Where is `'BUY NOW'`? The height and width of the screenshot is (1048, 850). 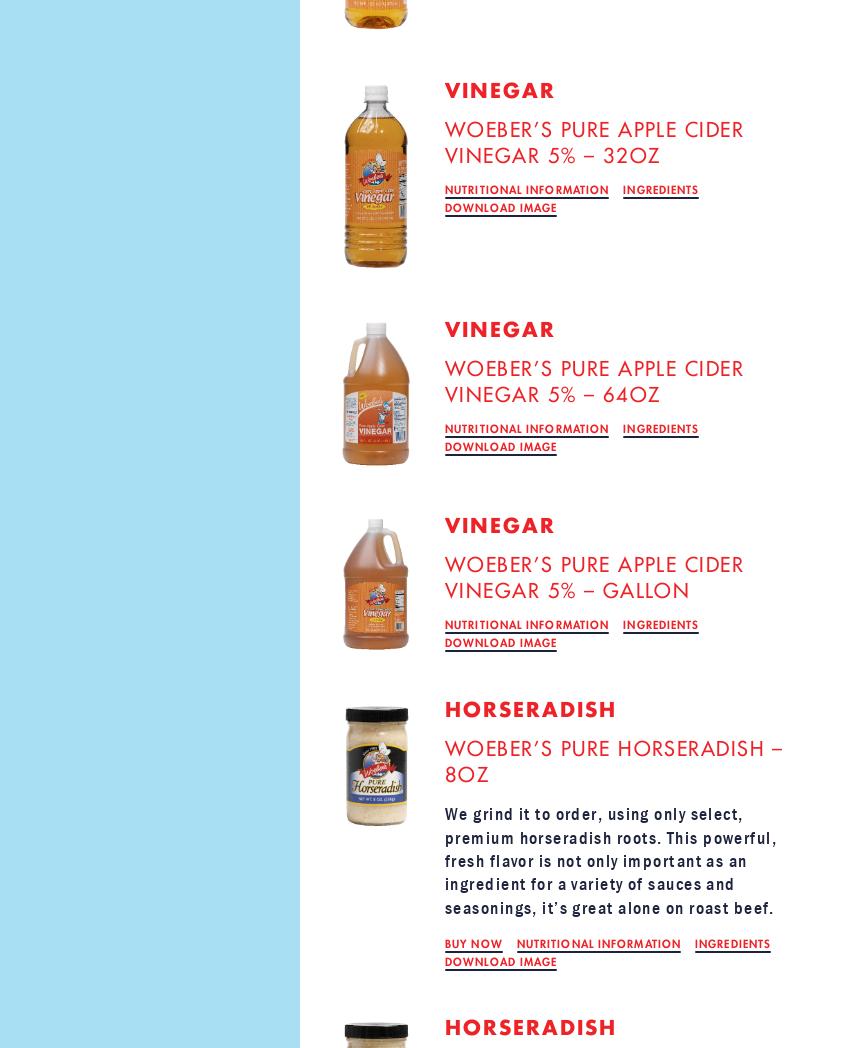
'BUY NOW' is located at coordinates (473, 944).